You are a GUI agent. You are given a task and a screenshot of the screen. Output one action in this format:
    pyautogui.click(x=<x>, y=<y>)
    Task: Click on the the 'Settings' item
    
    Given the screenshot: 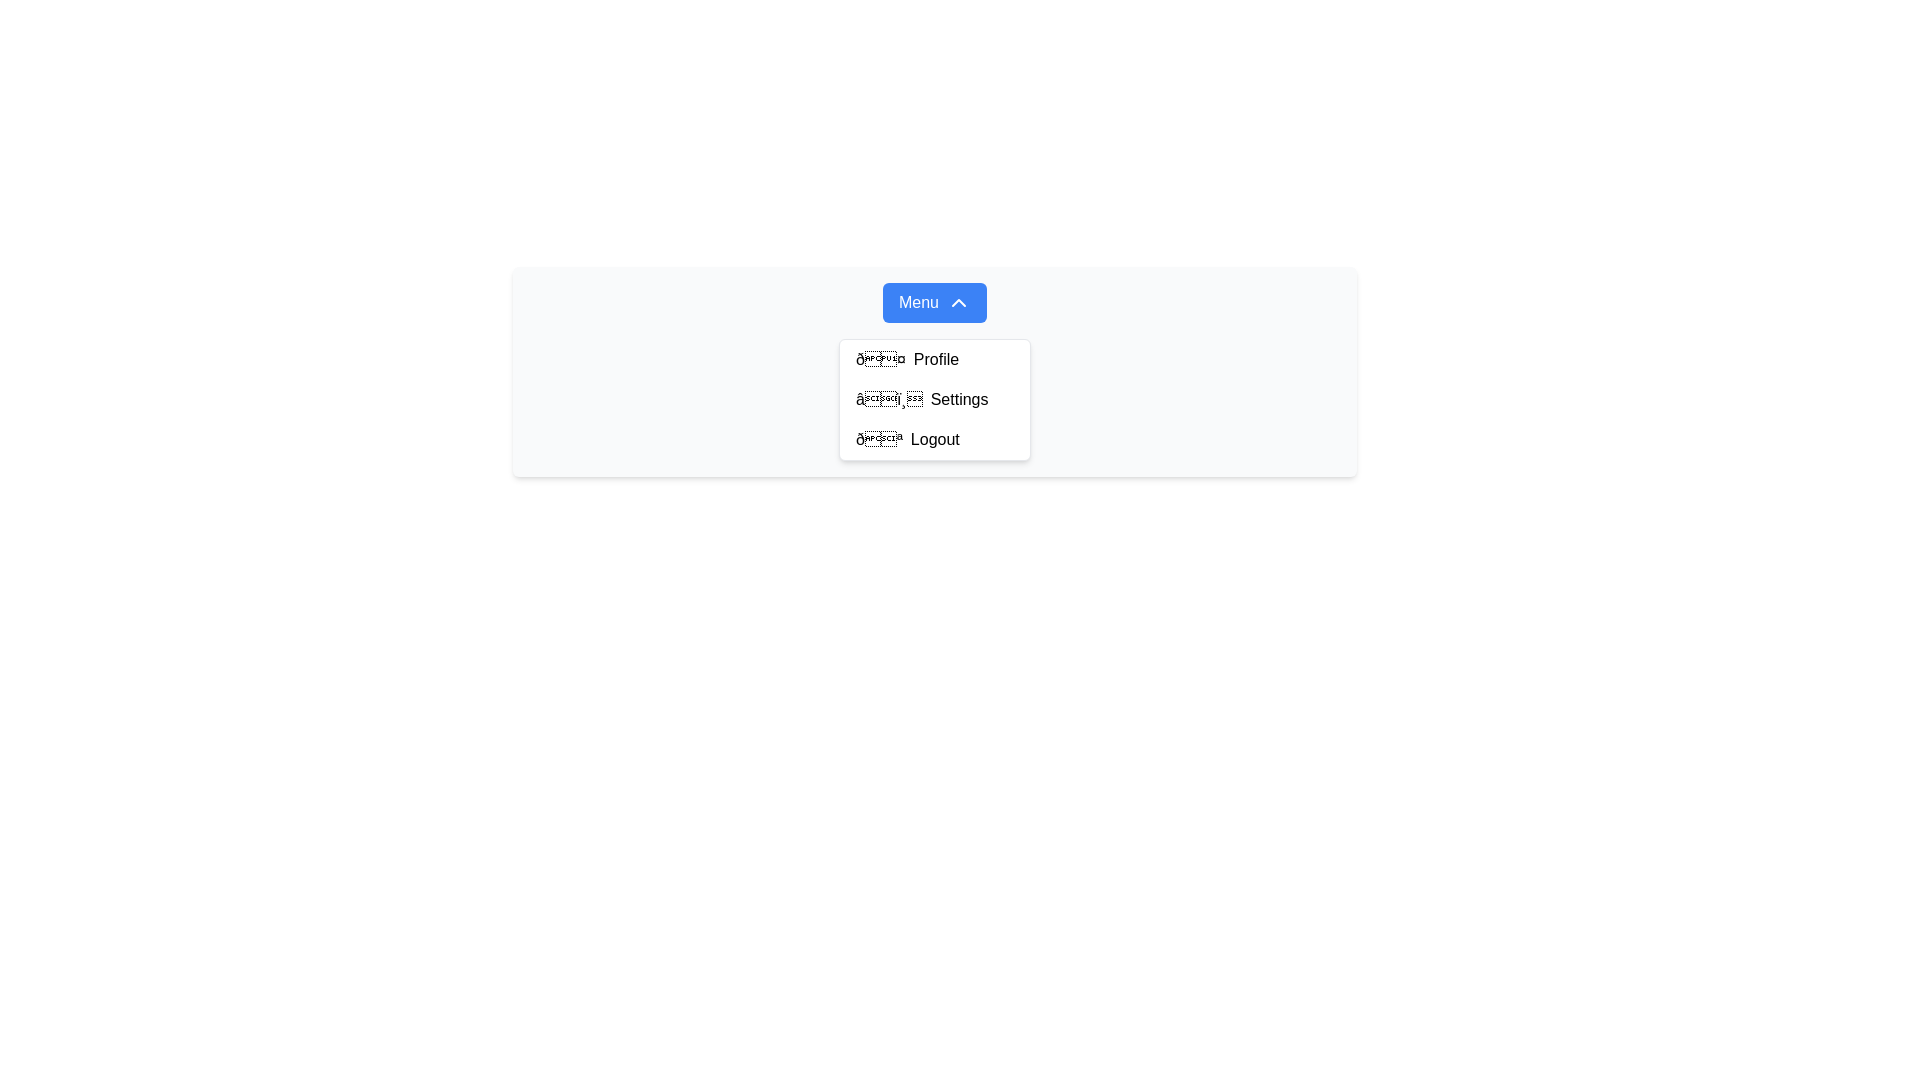 What is the action you would take?
    pyautogui.click(x=934, y=371)
    